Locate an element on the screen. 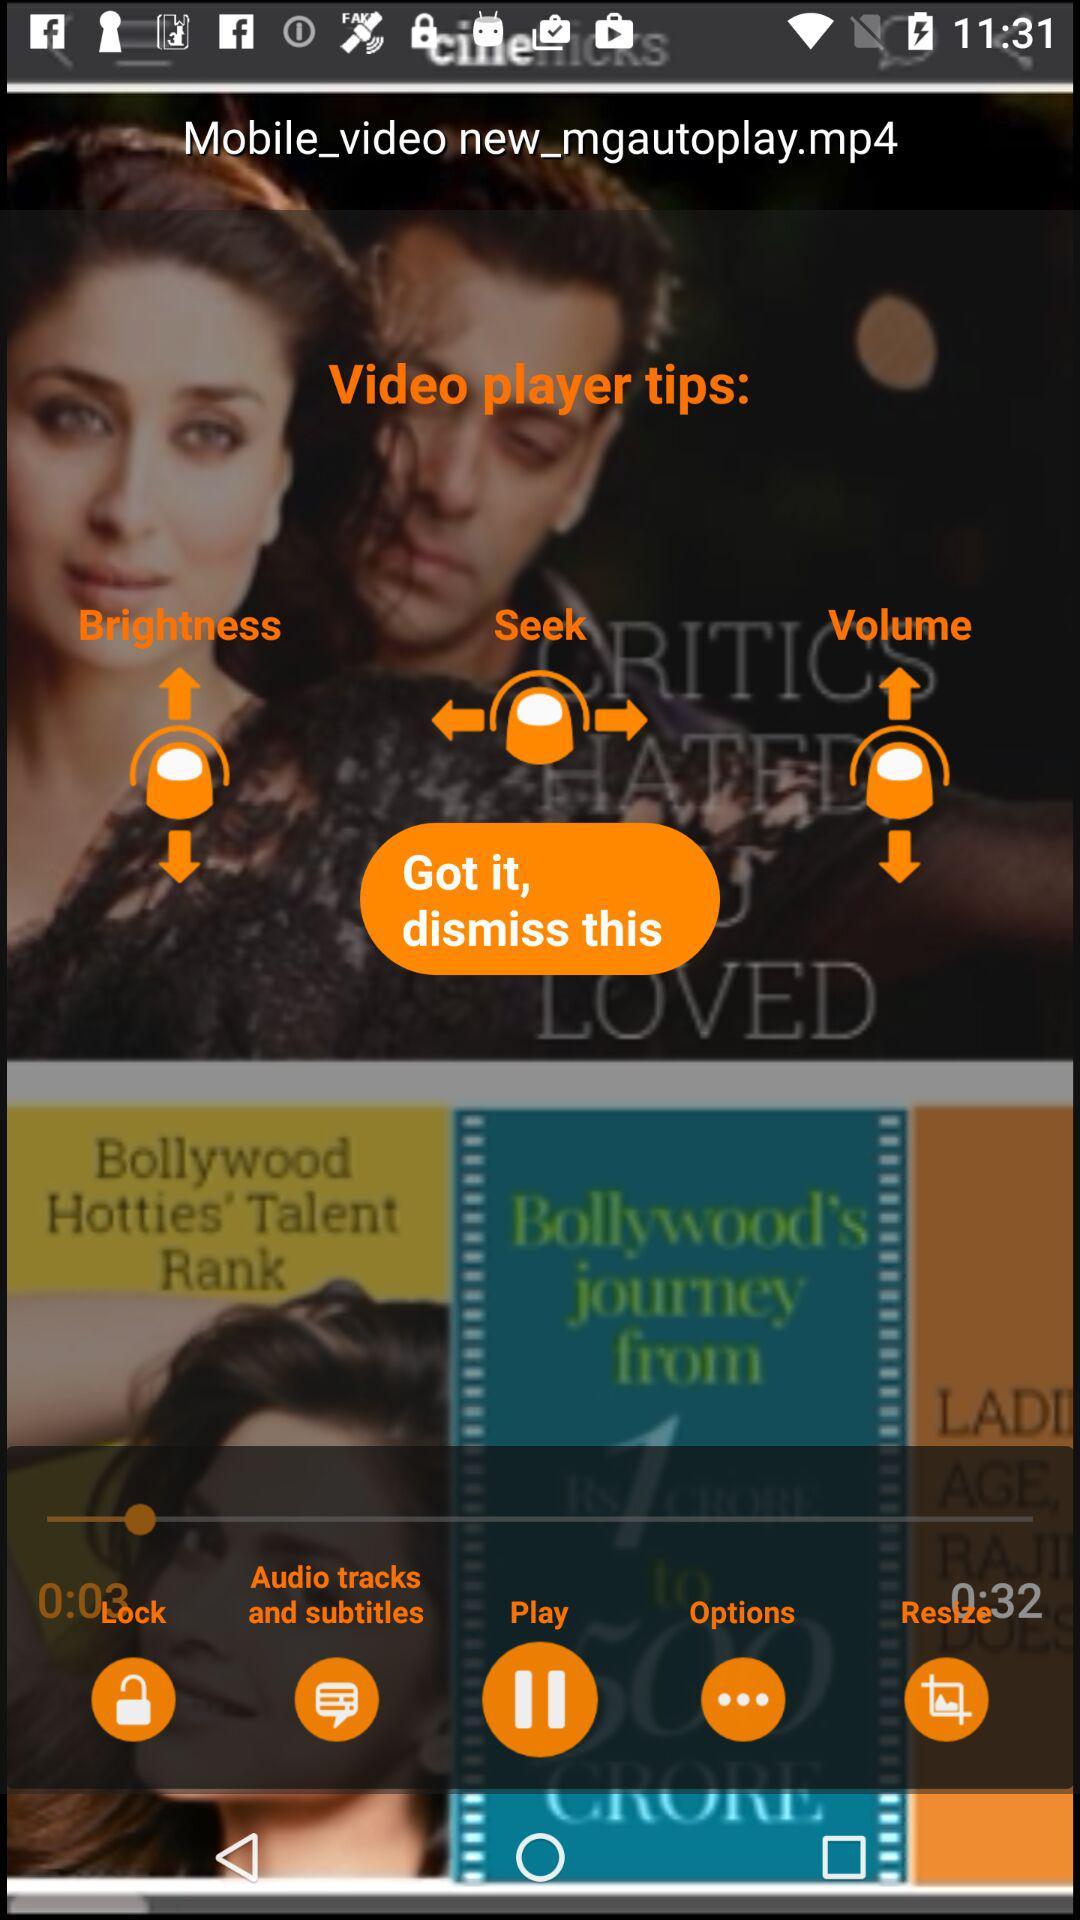  options is located at coordinates (742, 1698).